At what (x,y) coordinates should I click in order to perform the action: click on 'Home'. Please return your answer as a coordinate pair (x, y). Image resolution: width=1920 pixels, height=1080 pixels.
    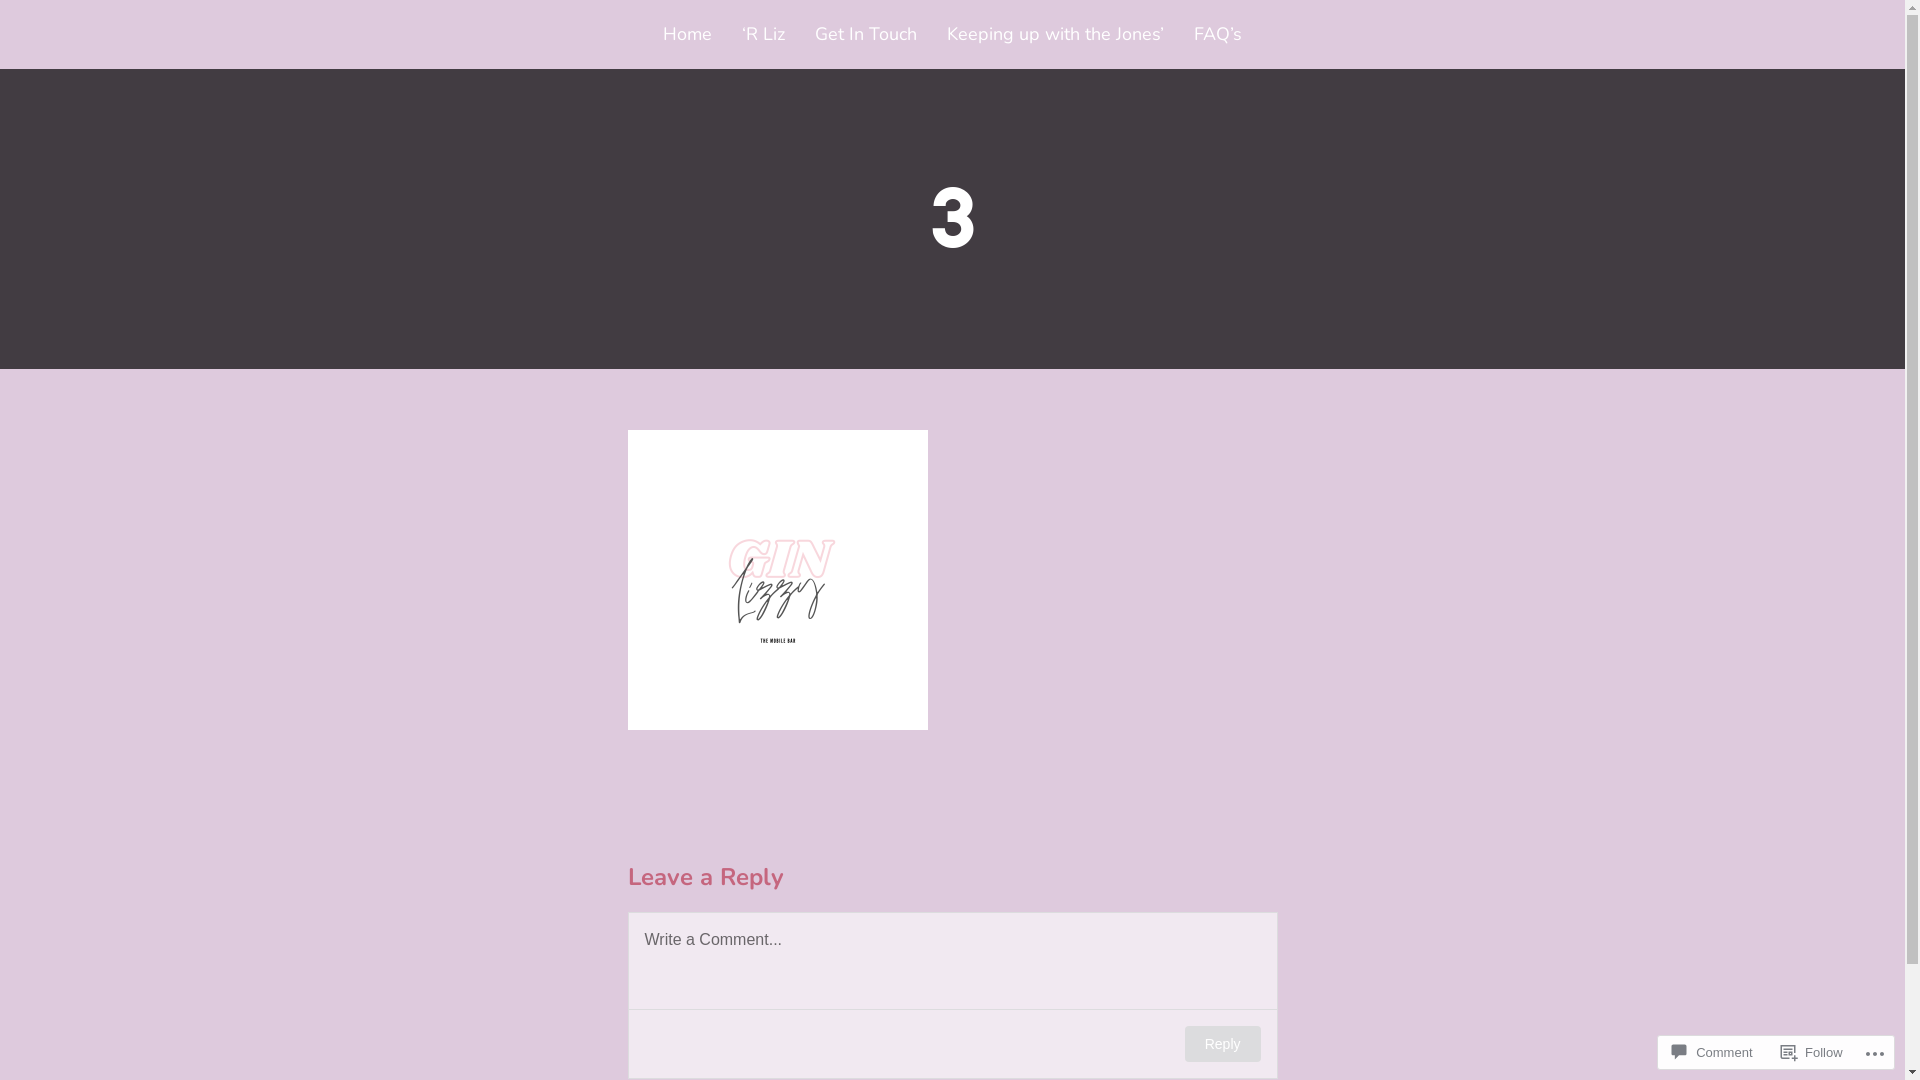
    Looking at the image, I should click on (662, 34).